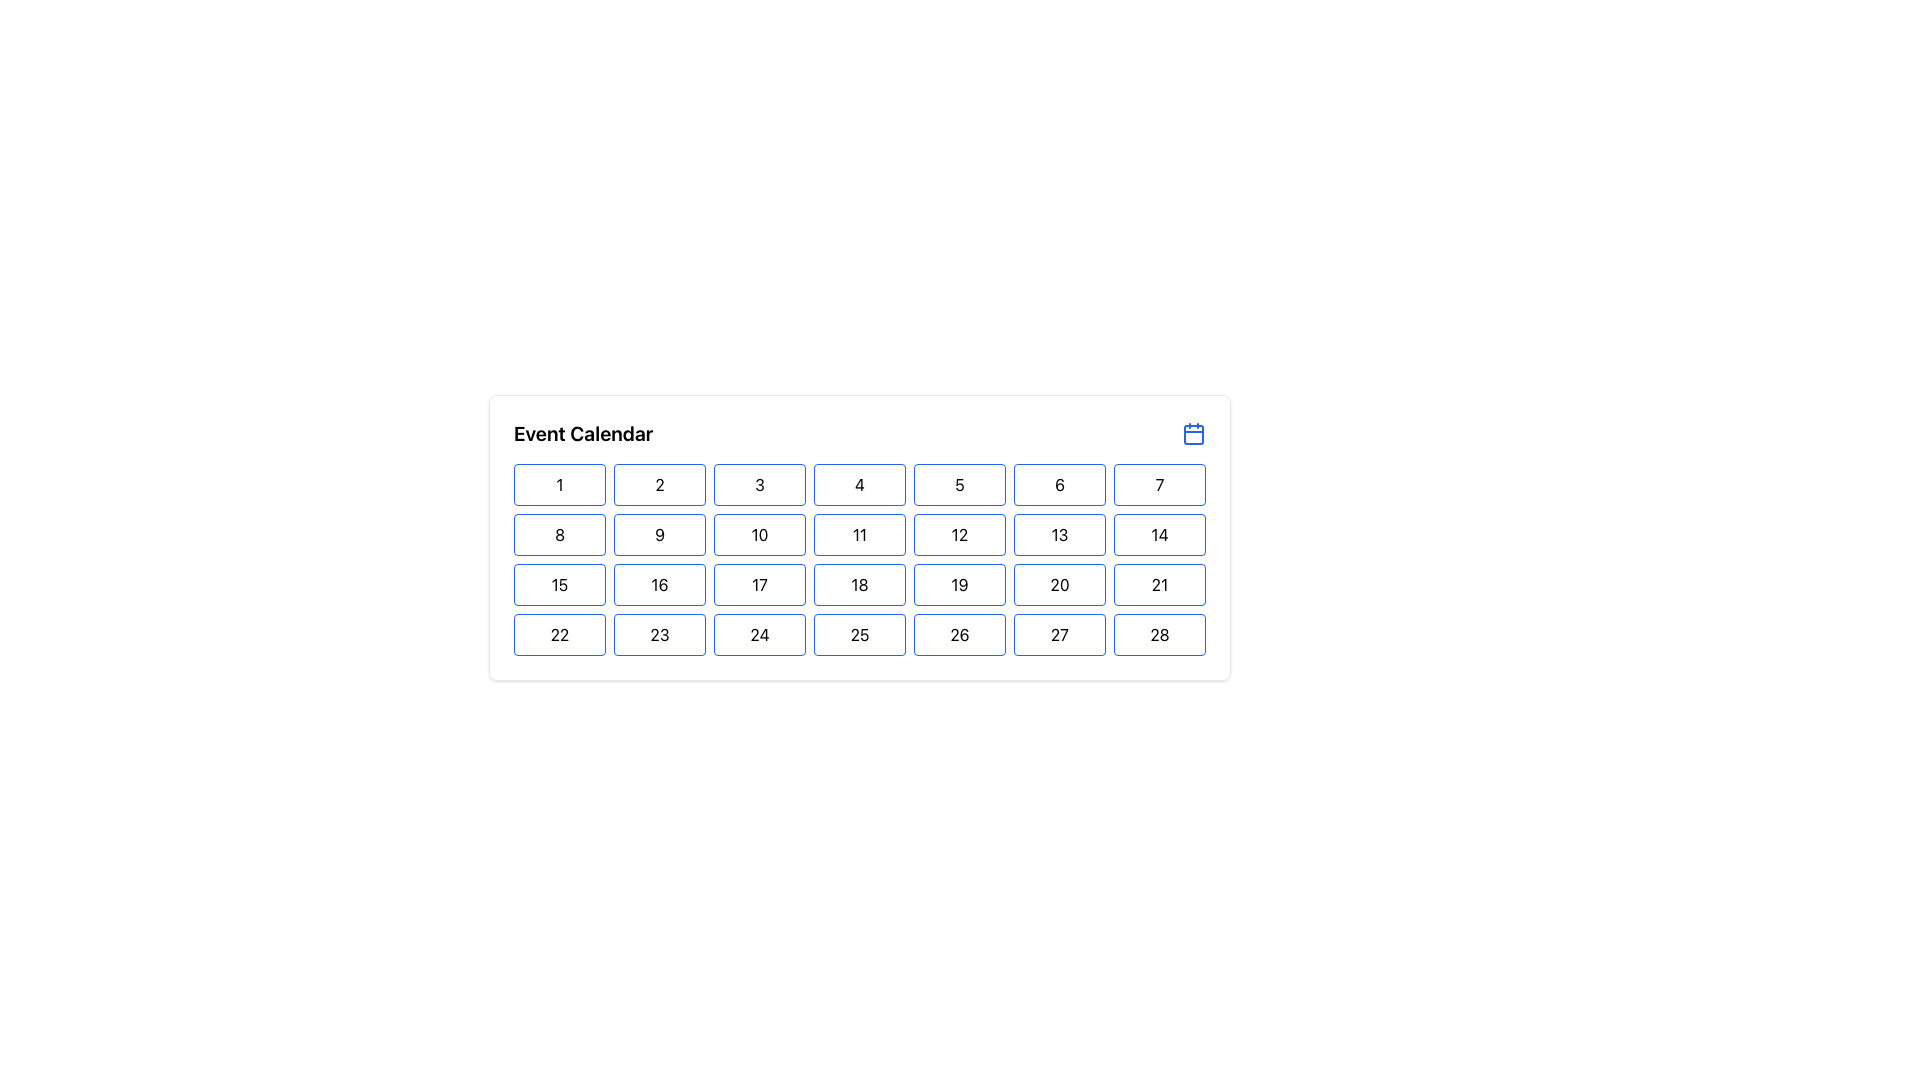  I want to click on the rectangular button with a blue border displaying the number '12' in bold black font, located in the second row and sixth column of the calendar grid, so click(960, 534).